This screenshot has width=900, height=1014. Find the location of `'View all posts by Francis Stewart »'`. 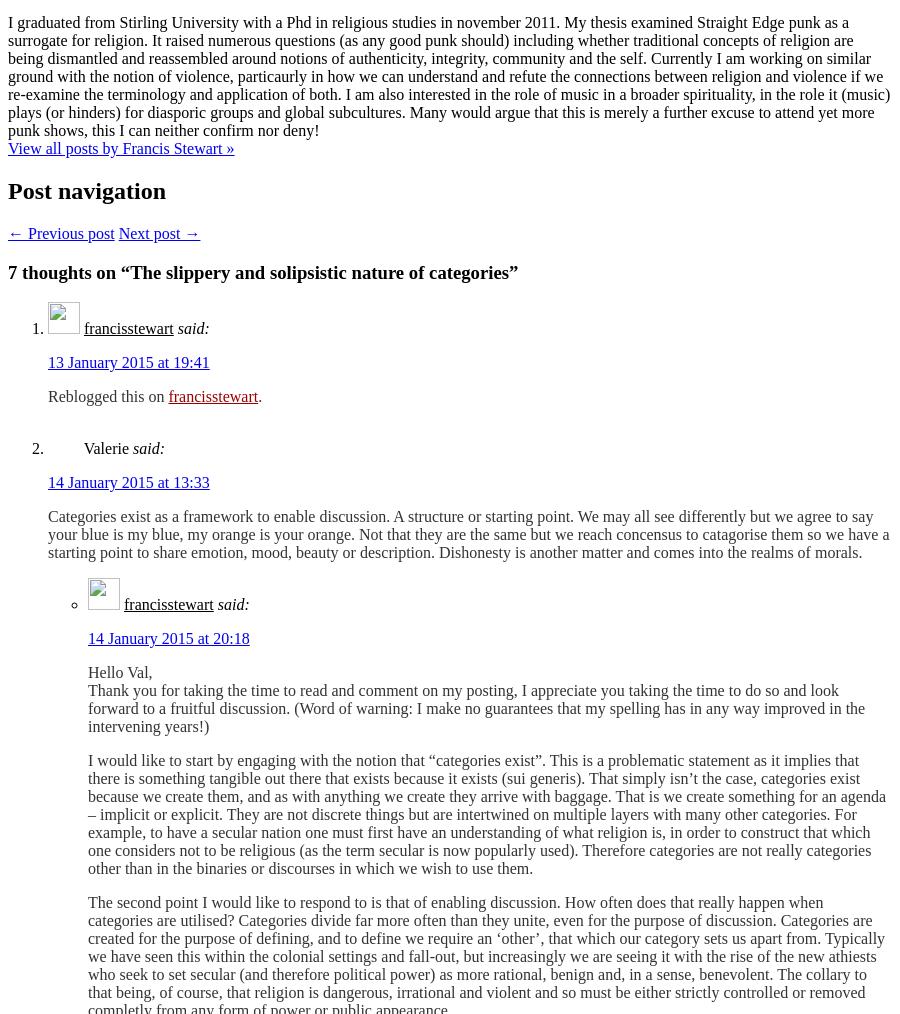

'View all posts by Francis Stewart »' is located at coordinates (7, 148).